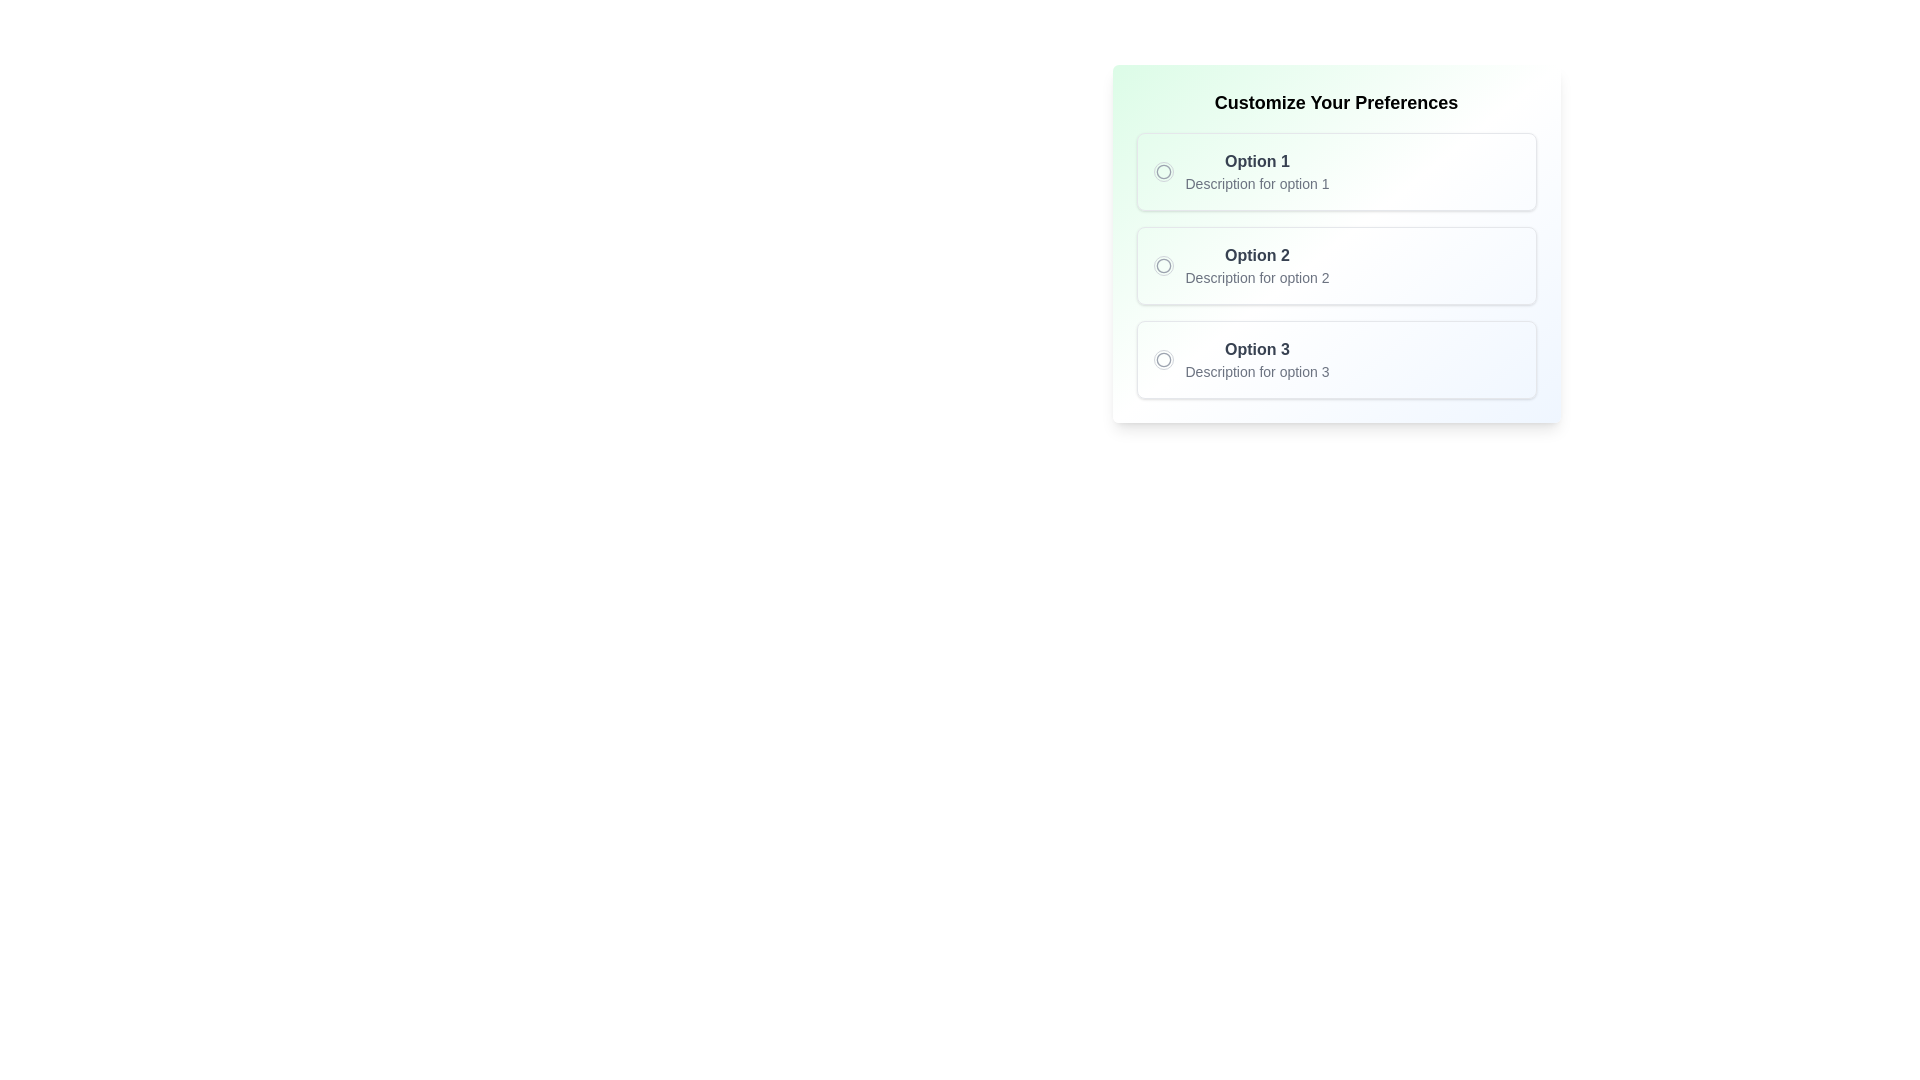 The image size is (1920, 1080). What do you see at coordinates (1163, 265) in the screenshot?
I see `the radio button located to the left of the 'Option 2' text` at bounding box center [1163, 265].